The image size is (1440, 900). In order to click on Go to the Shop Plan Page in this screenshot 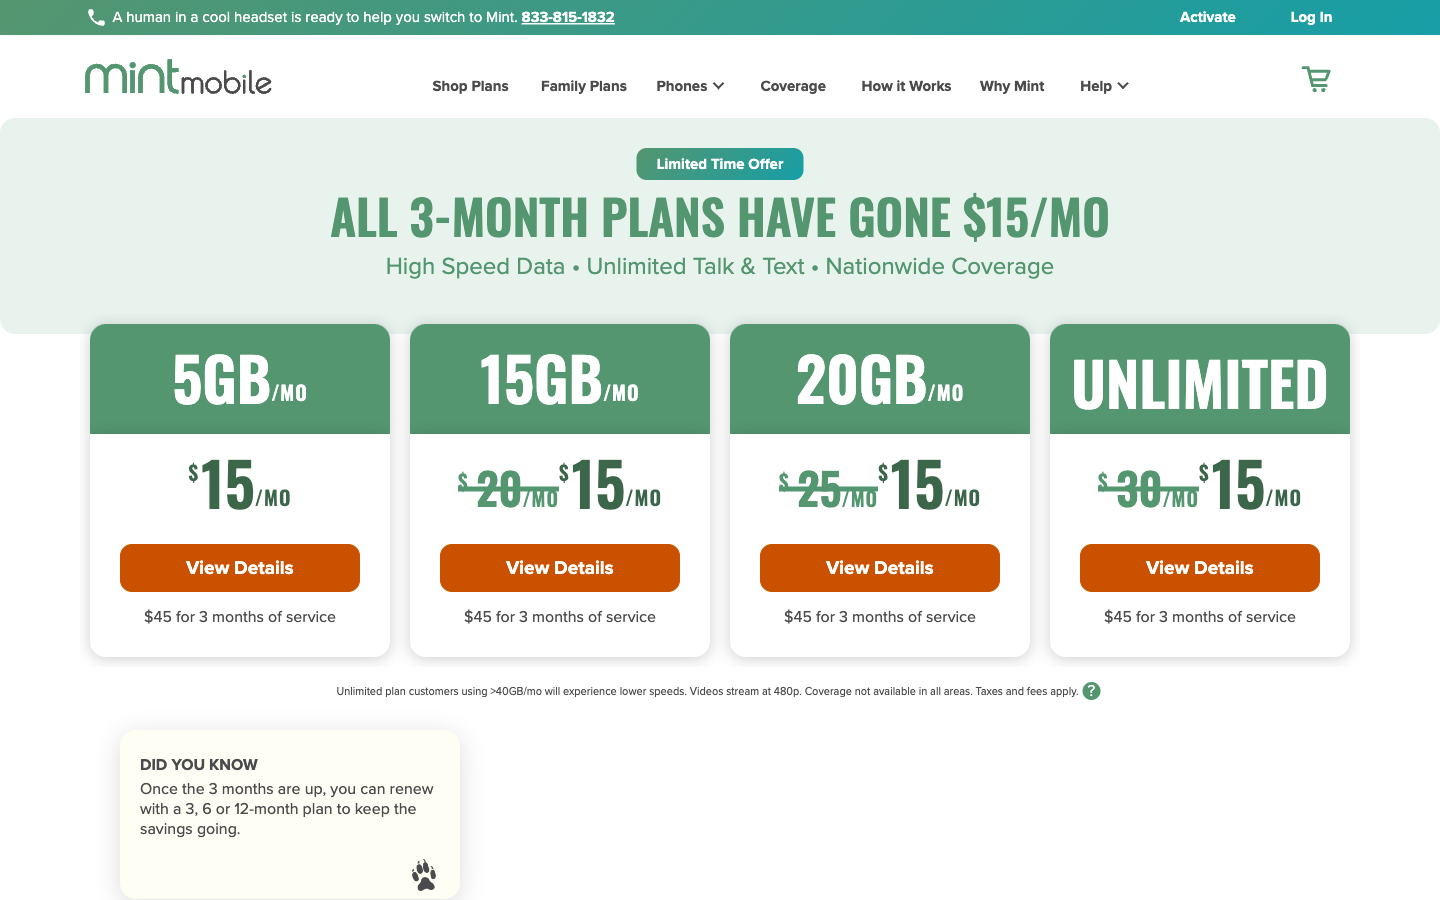, I will do `click(458, 88)`.